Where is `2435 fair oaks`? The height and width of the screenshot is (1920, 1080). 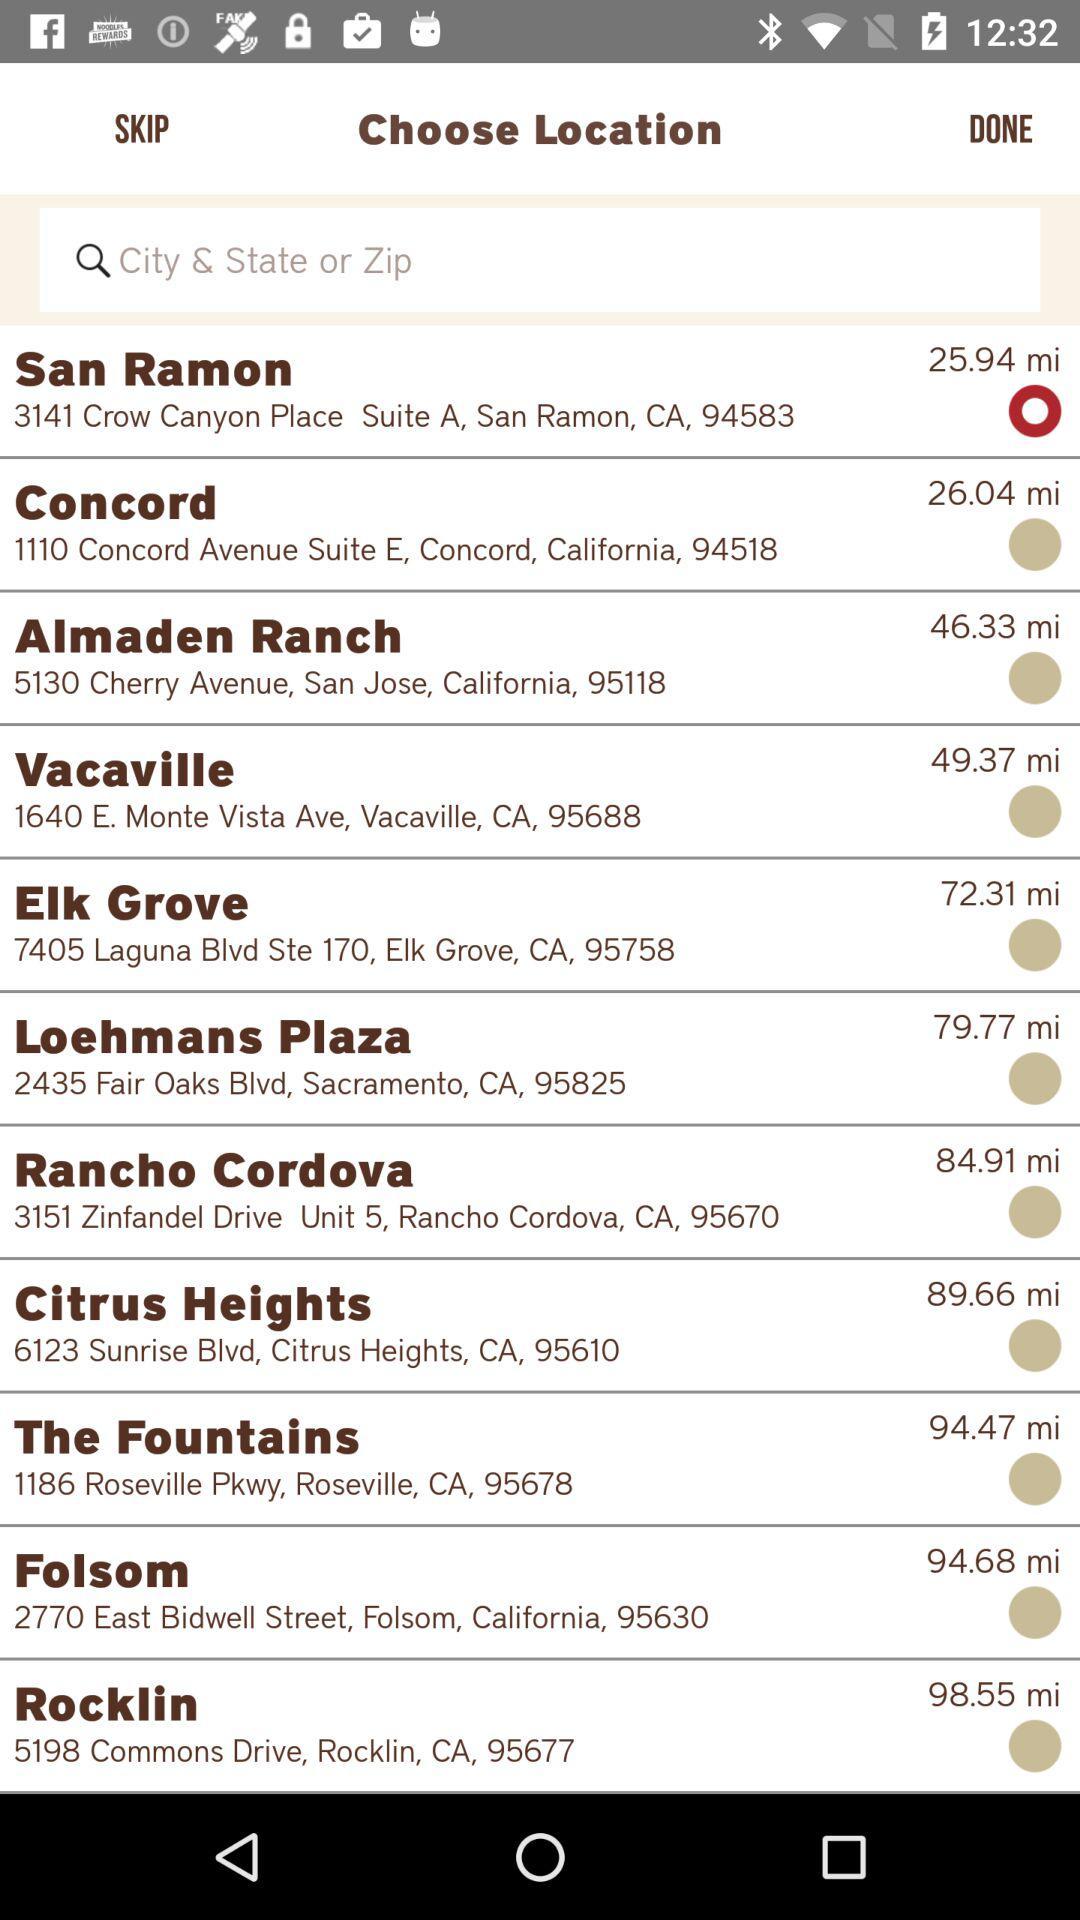
2435 fair oaks is located at coordinates (460, 1082).